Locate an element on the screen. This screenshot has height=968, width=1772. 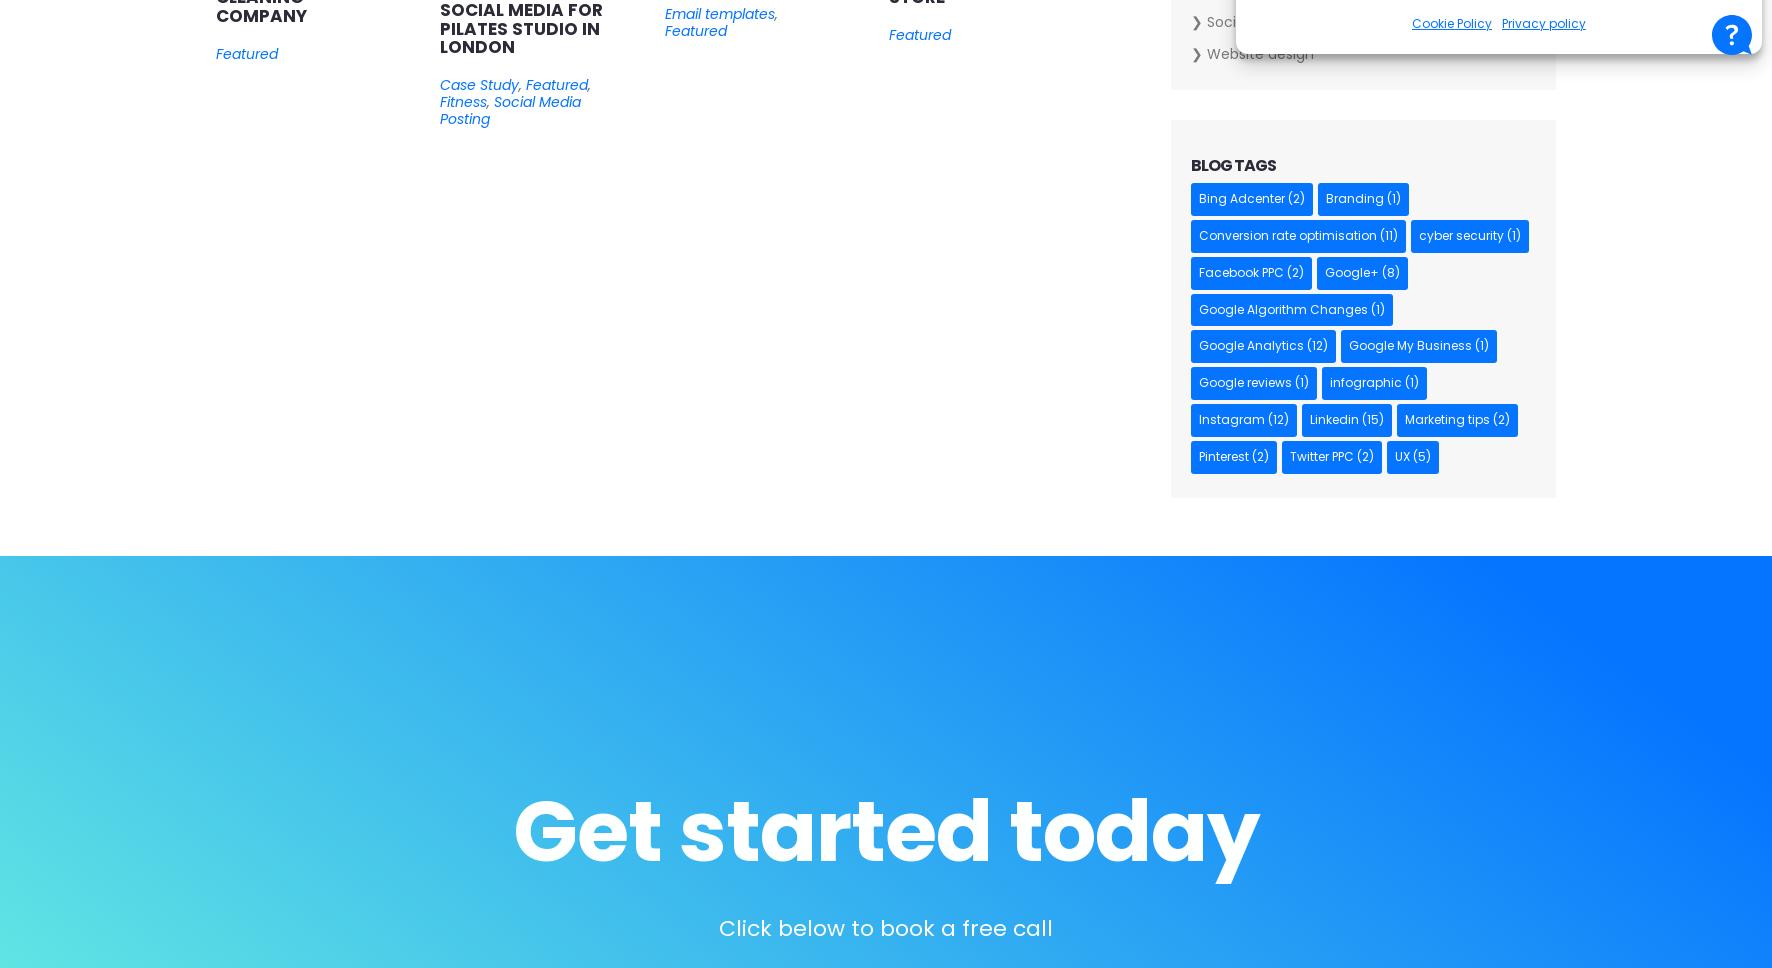
'Website design' is located at coordinates (1205, 52).